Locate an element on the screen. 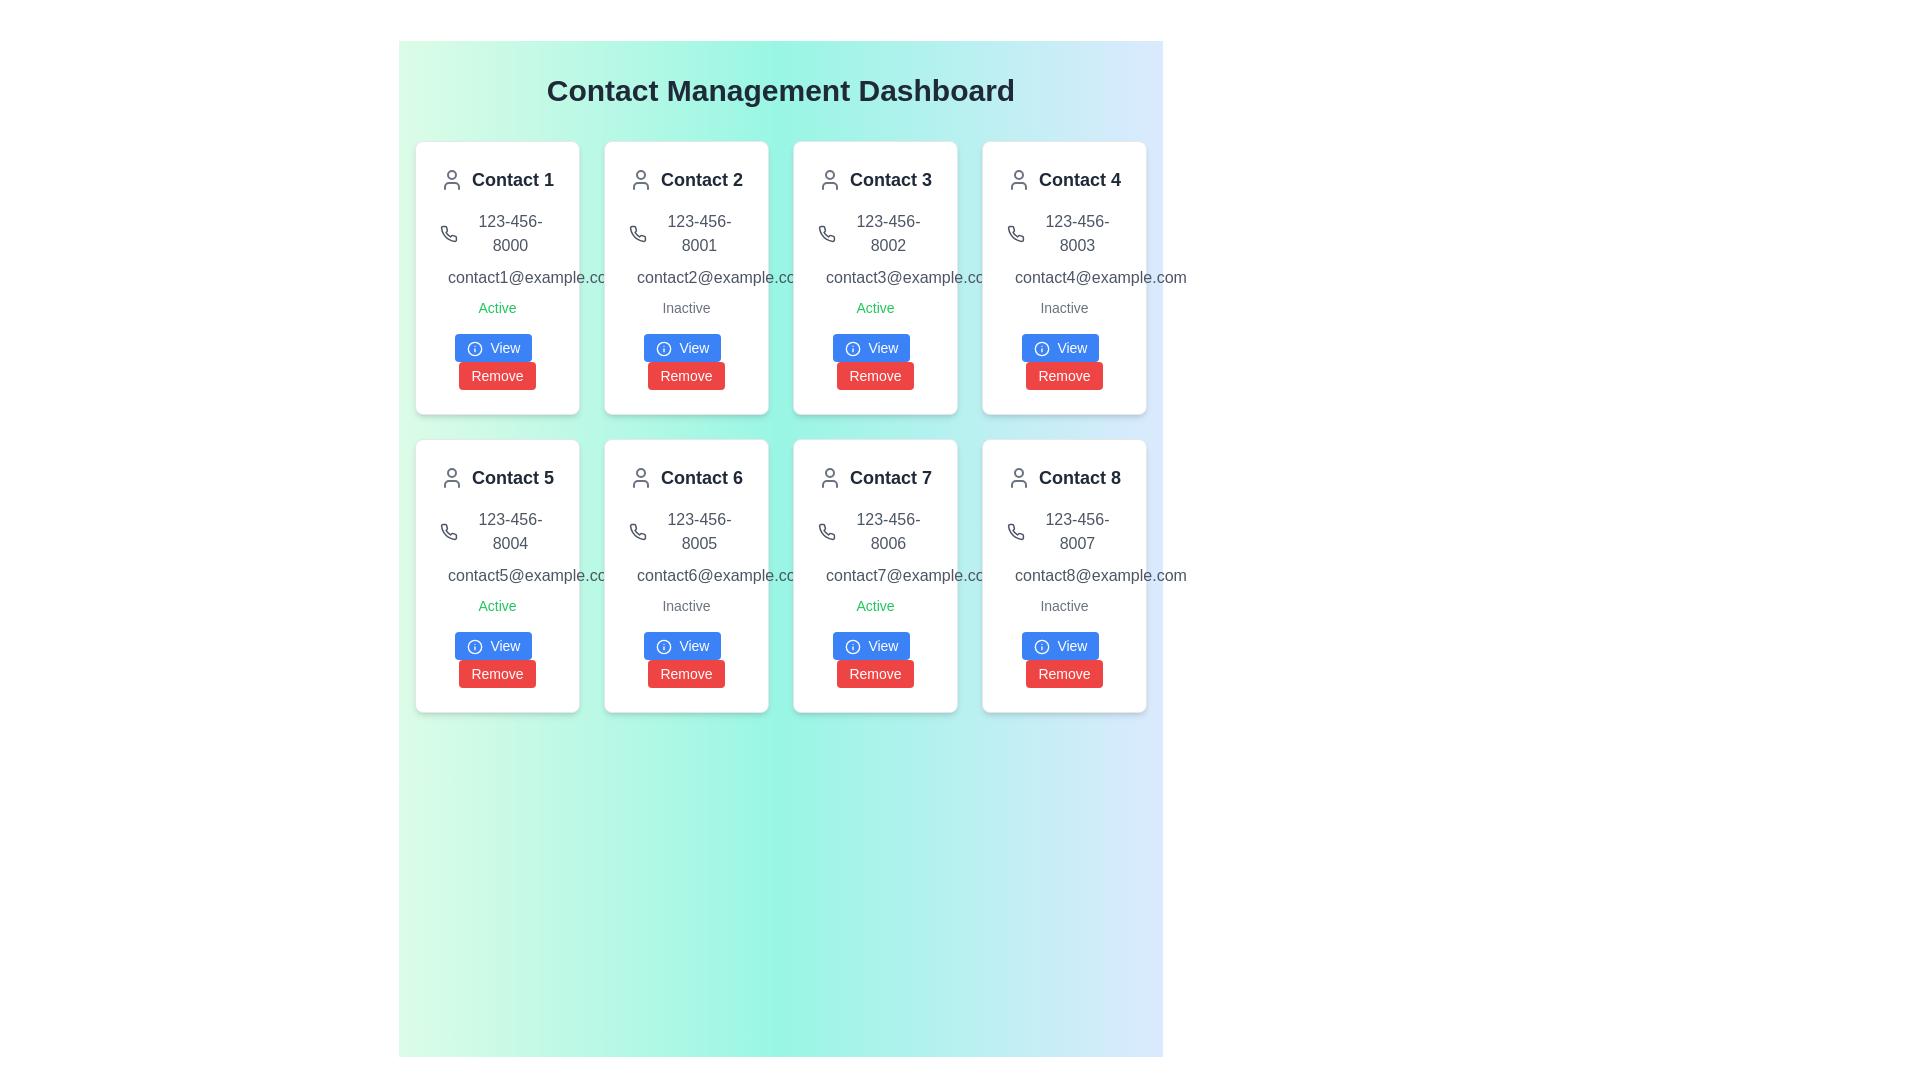 Image resolution: width=1920 pixels, height=1080 pixels. the second interactive card in the Contact Management Dashboard is located at coordinates (686, 277).